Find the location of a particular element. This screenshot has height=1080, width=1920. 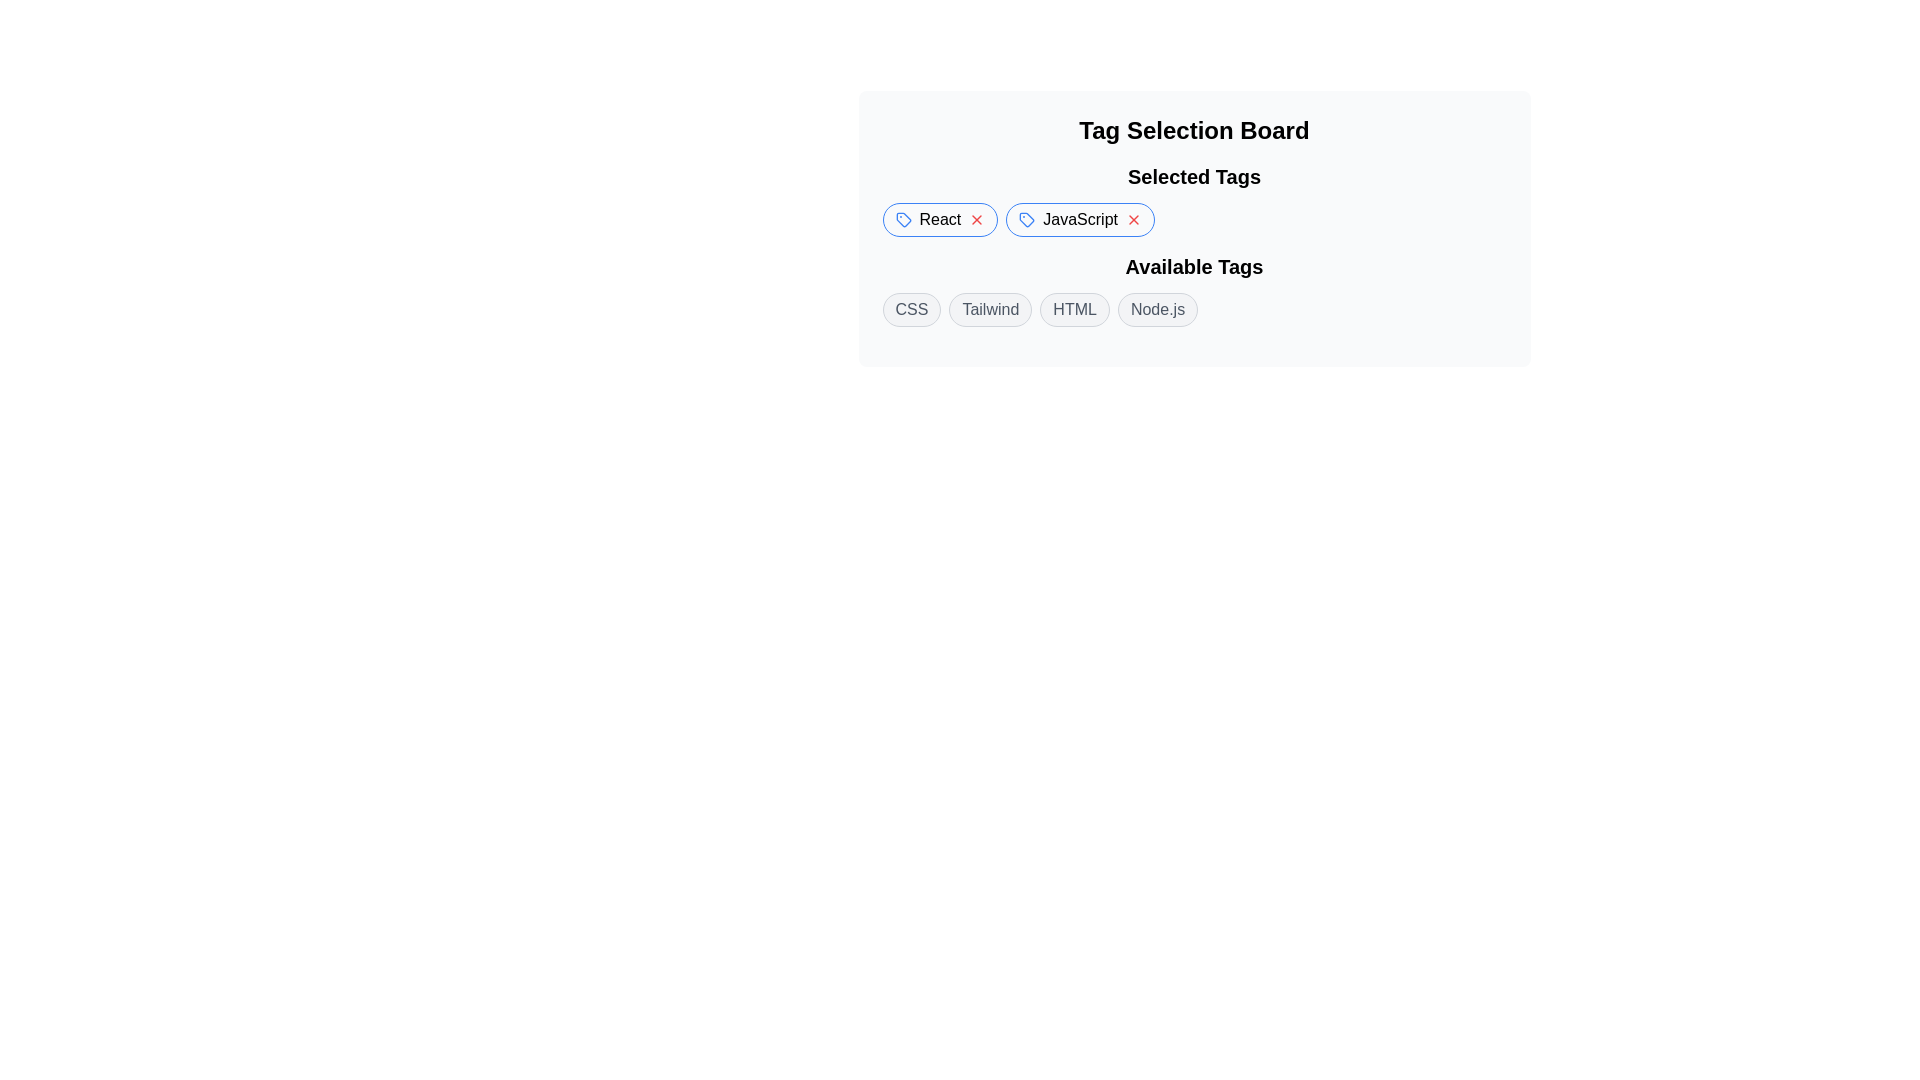

the tag icon element shaped like a tag with blue lines and a dot, which is part of the 'React' tag button in the 'Selected Tags' section is located at coordinates (902, 219).